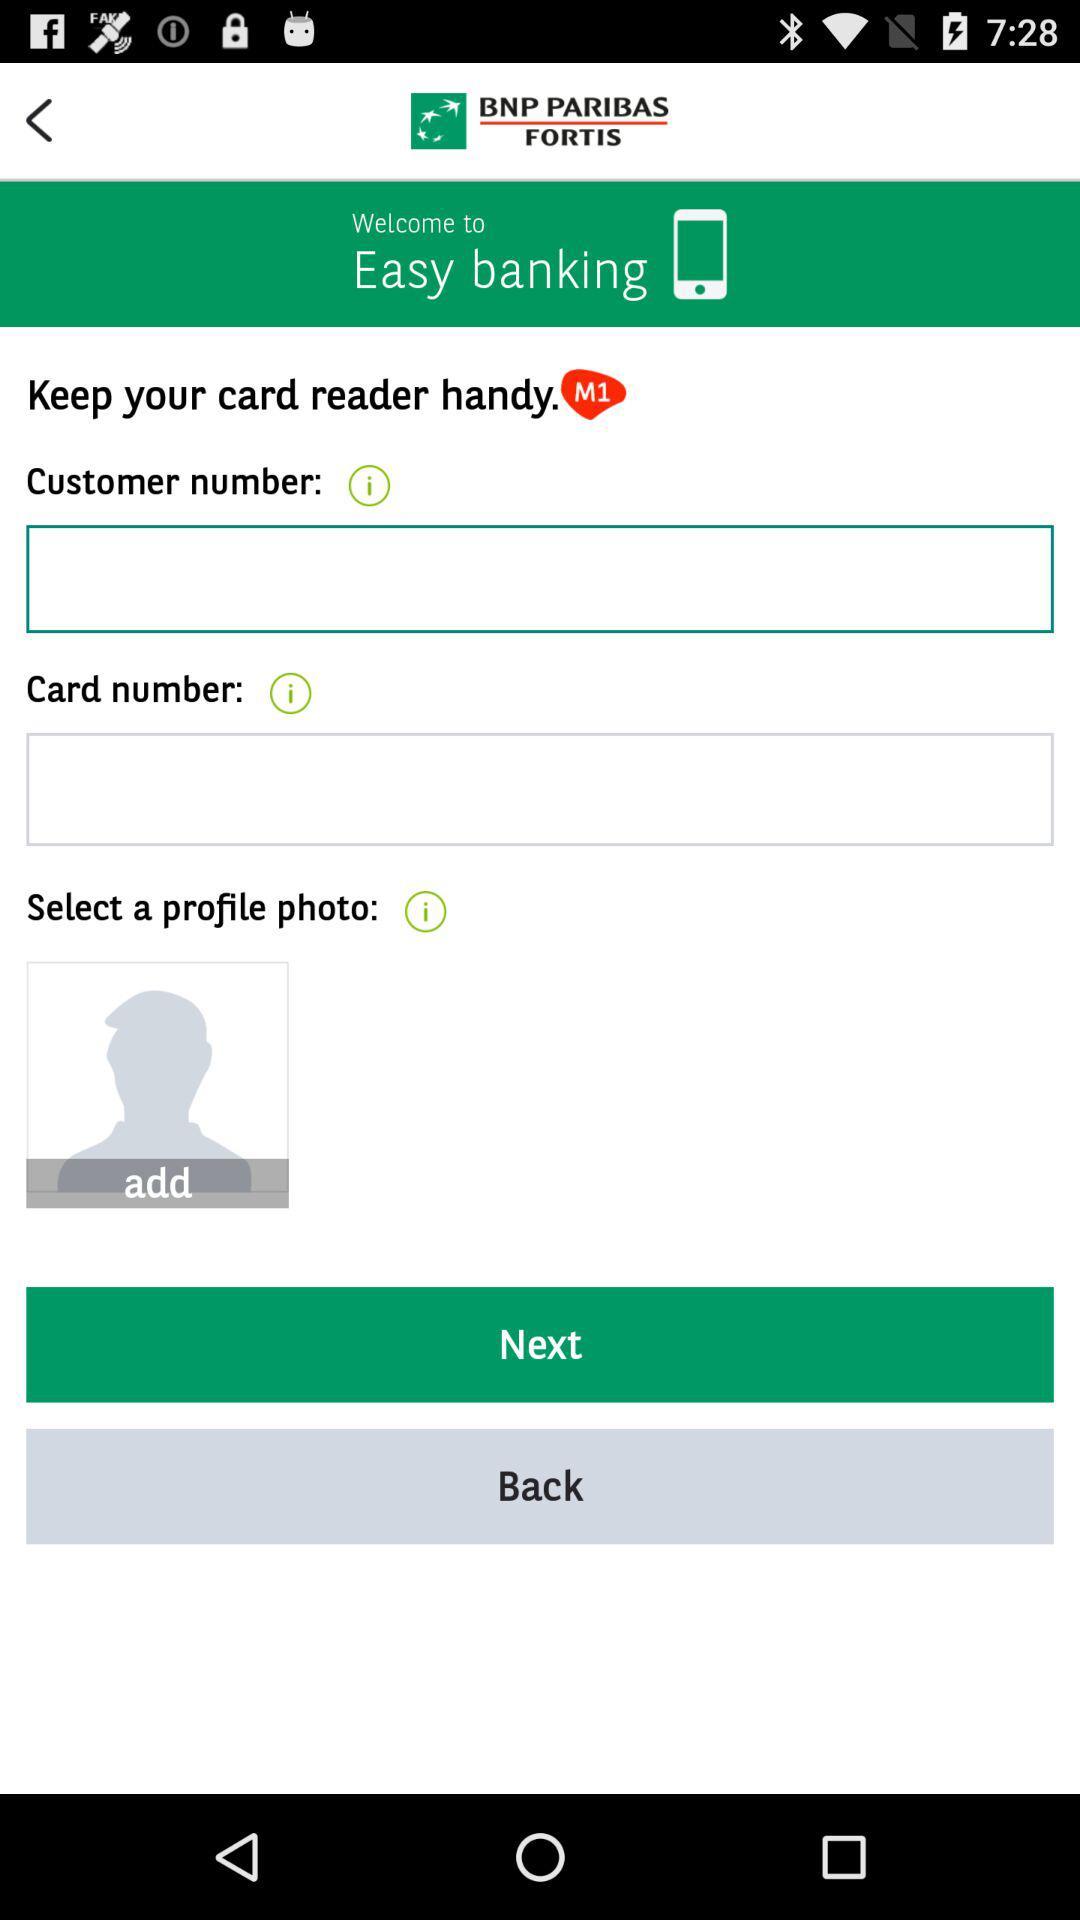  What do you see at coordinates (290, 741) in the screenshot?
I see `the info icon` at bounding box center [290, 741].